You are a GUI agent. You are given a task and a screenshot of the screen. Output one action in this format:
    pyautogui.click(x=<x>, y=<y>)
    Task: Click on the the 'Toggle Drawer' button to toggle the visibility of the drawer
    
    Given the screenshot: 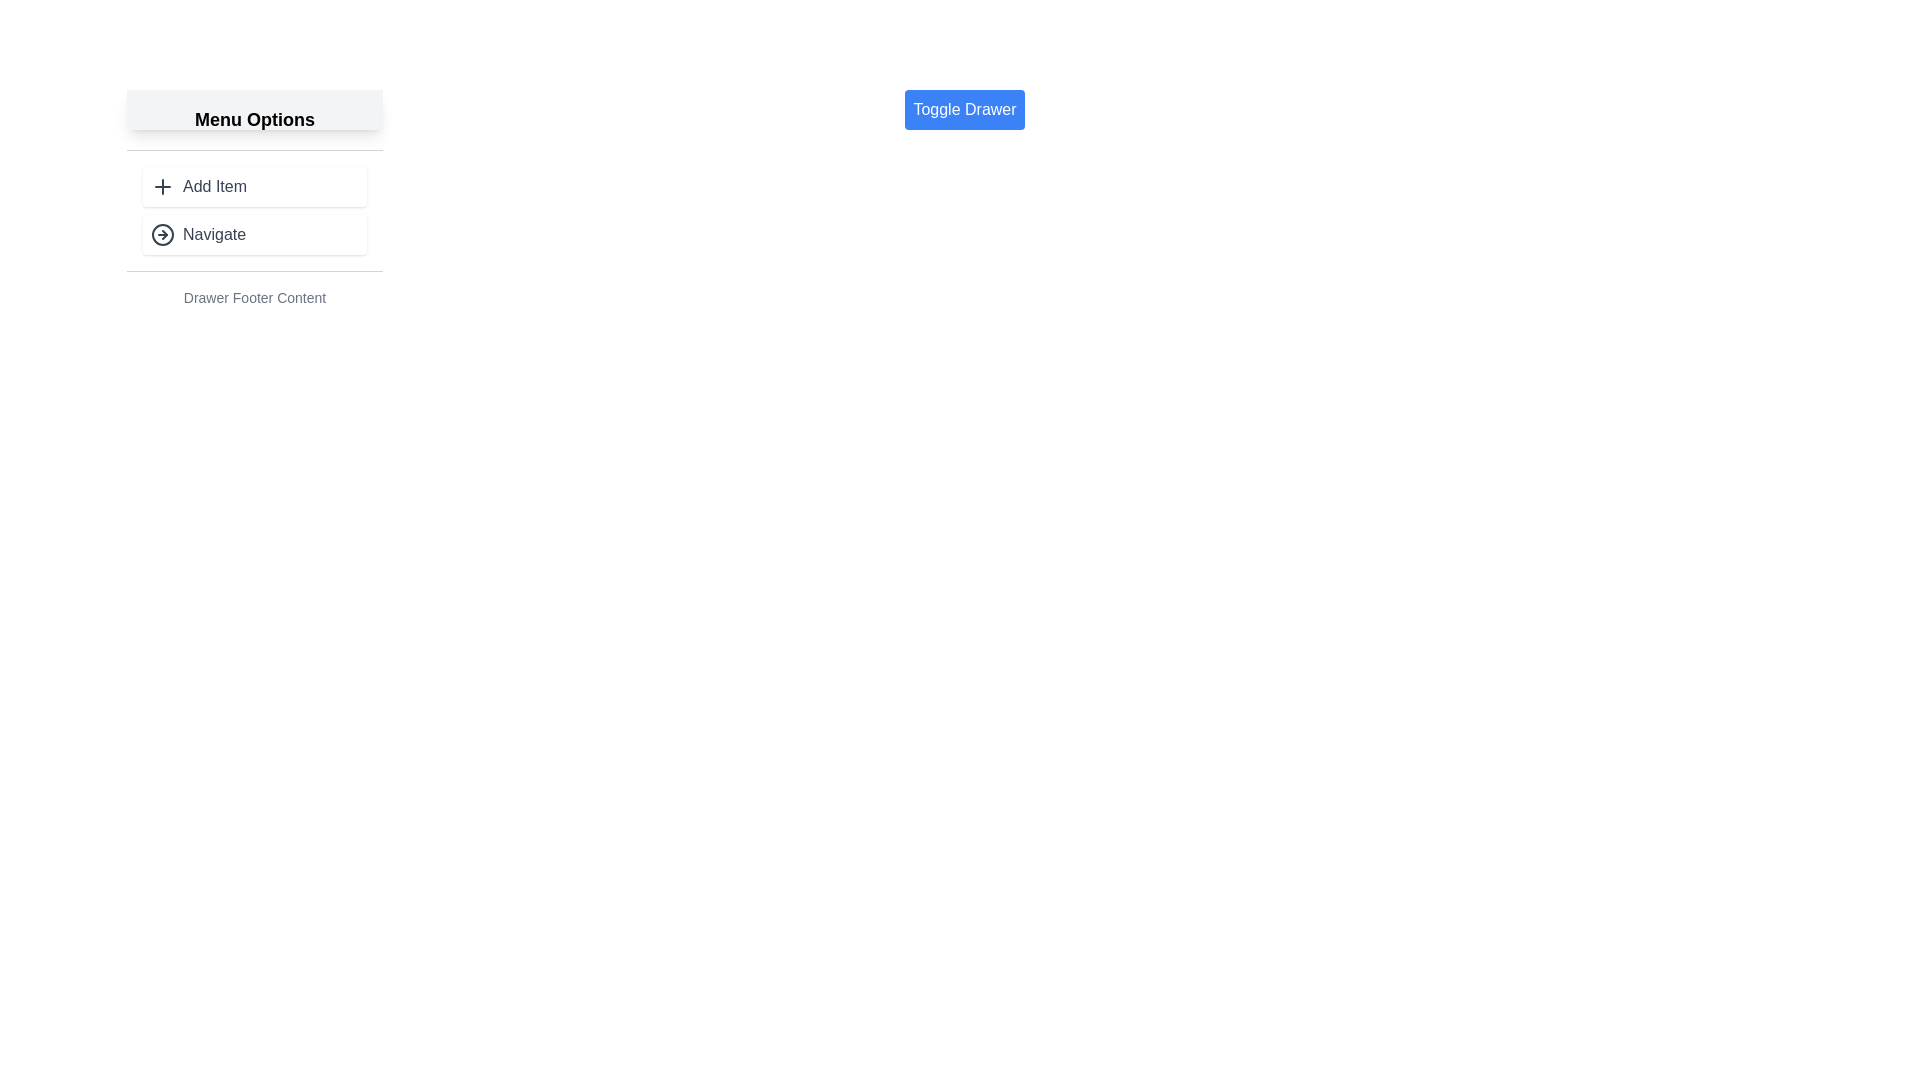 What is the action you would take?
    pyautogui.click(x=964, y=110)
    